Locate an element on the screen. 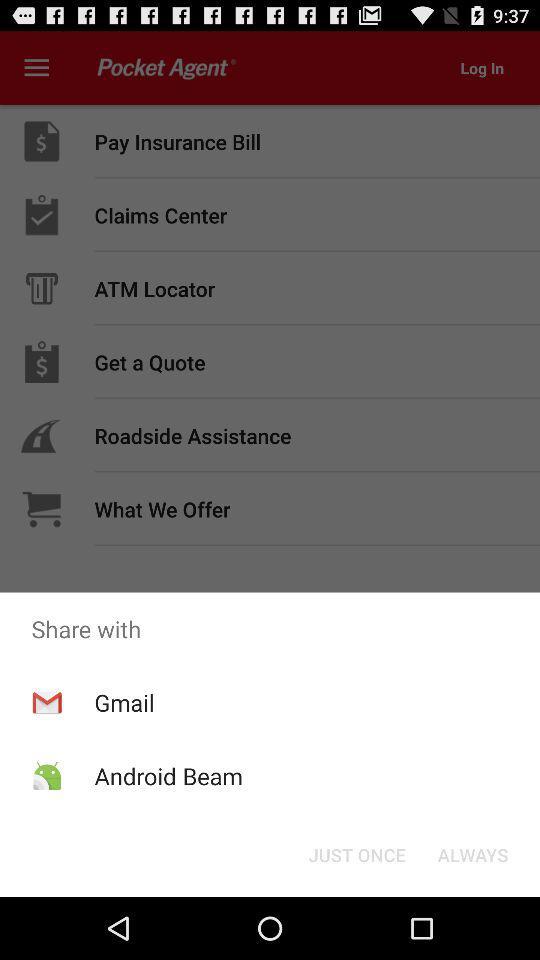 This screenshot has height=960, width=540. the icon at the bottom is located at coordinates (356, 853).